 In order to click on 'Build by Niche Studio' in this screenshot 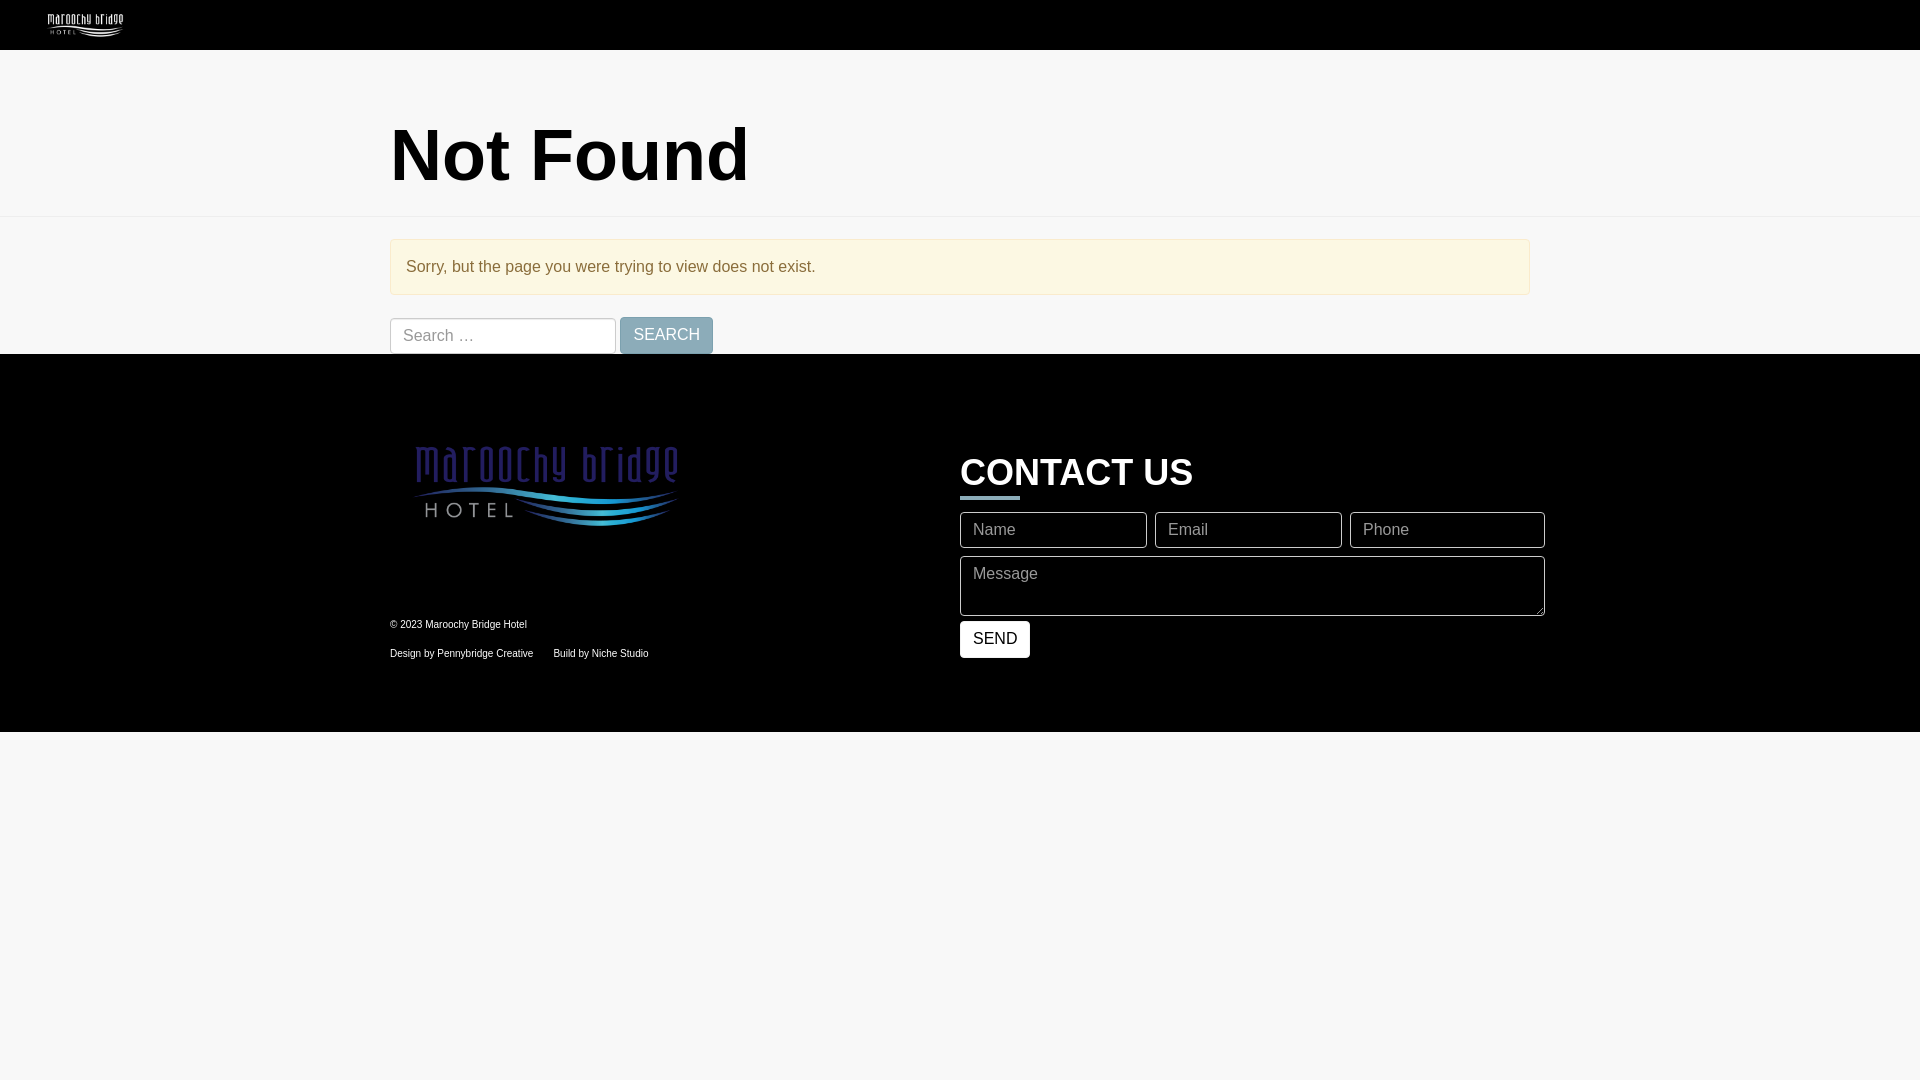, I will do `click(599, 653)`.